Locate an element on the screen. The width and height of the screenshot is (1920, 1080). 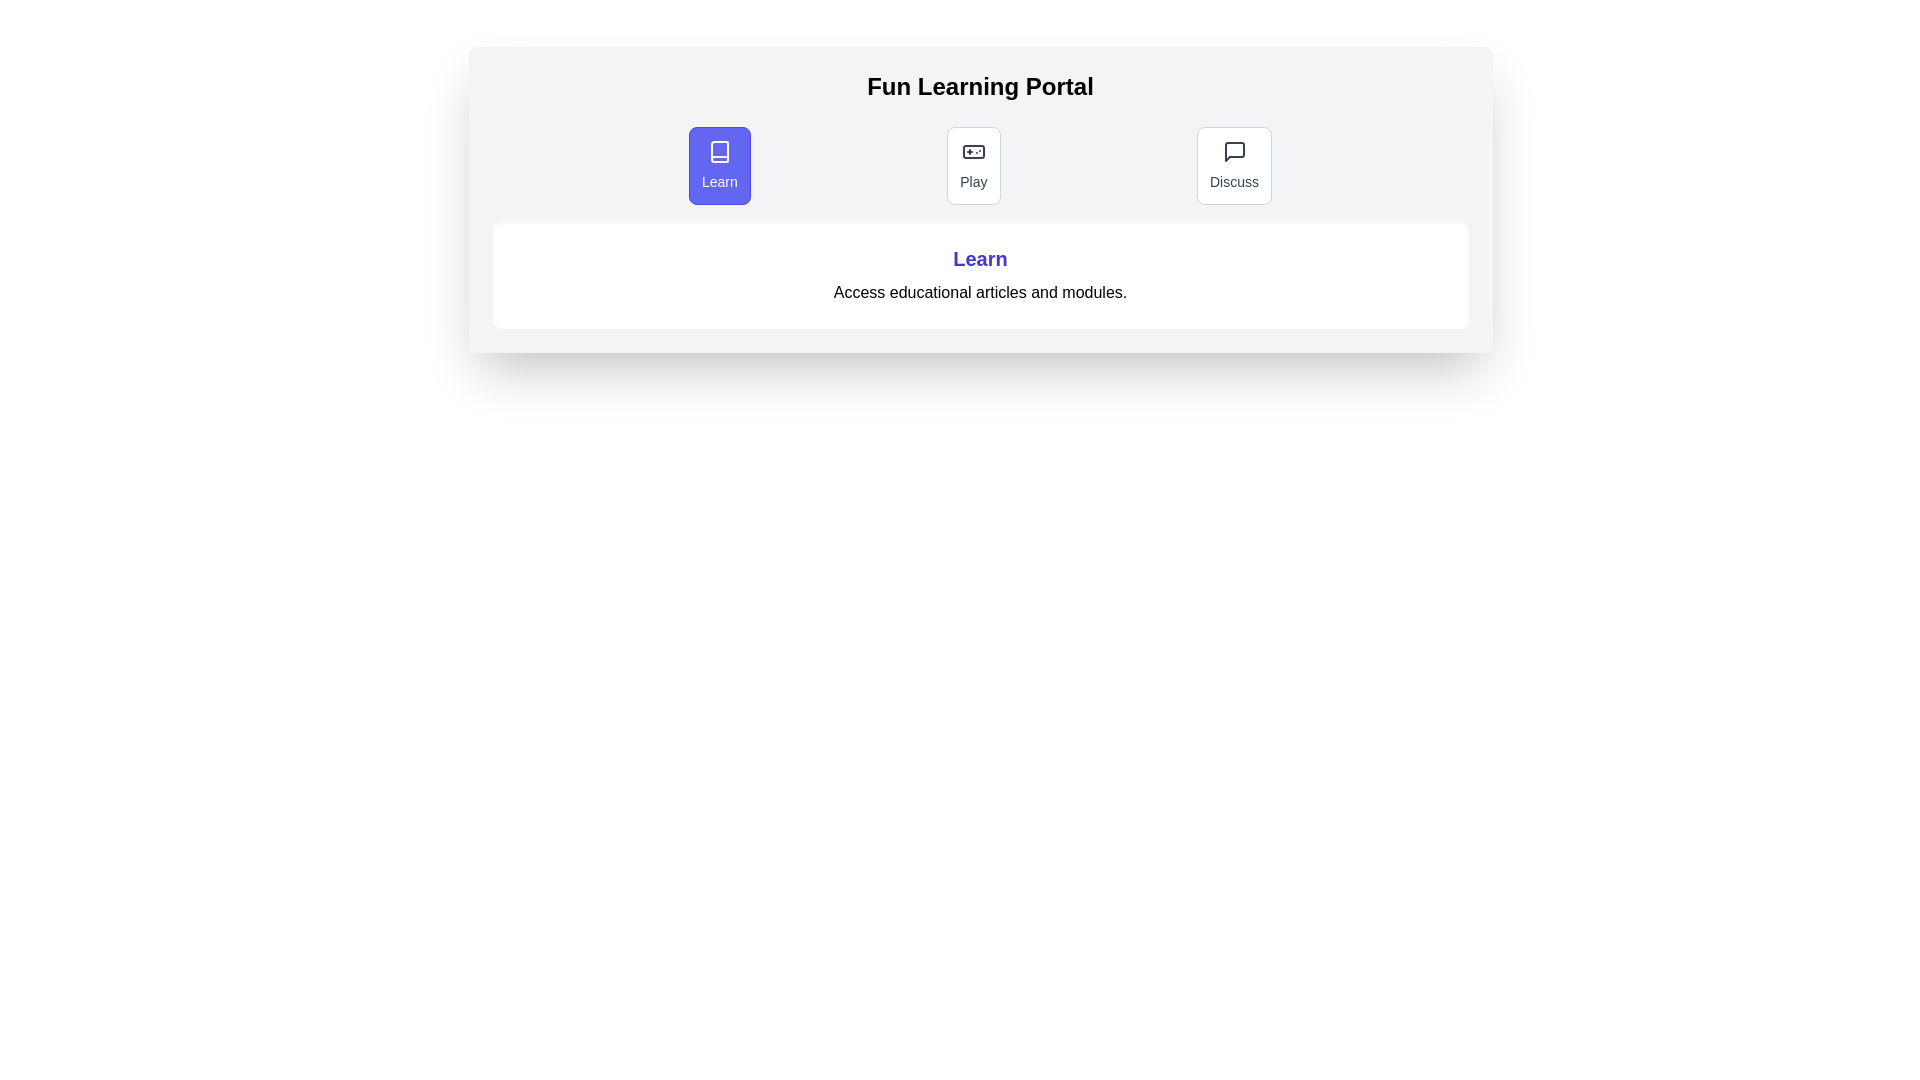
the Learn tab is located at coordinates (719, 164).